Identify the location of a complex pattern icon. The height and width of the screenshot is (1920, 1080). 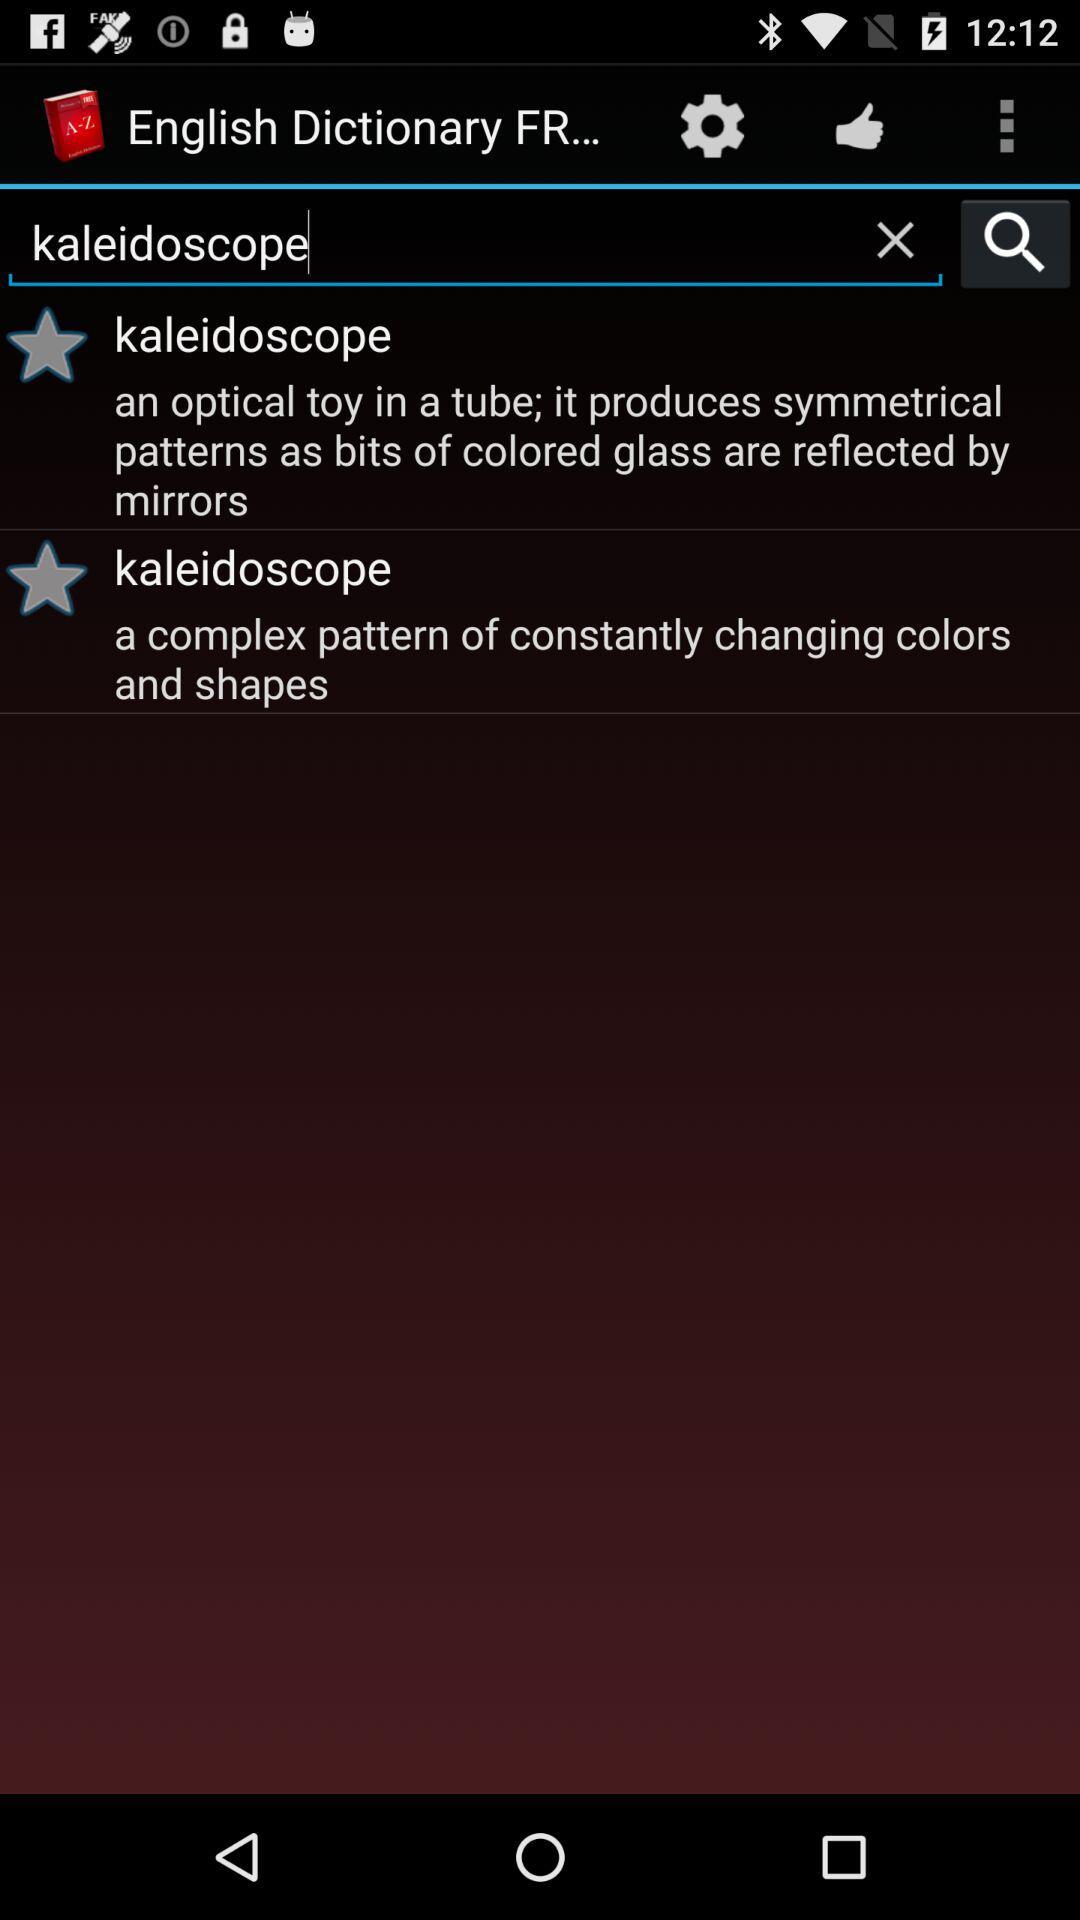
(593, 656).